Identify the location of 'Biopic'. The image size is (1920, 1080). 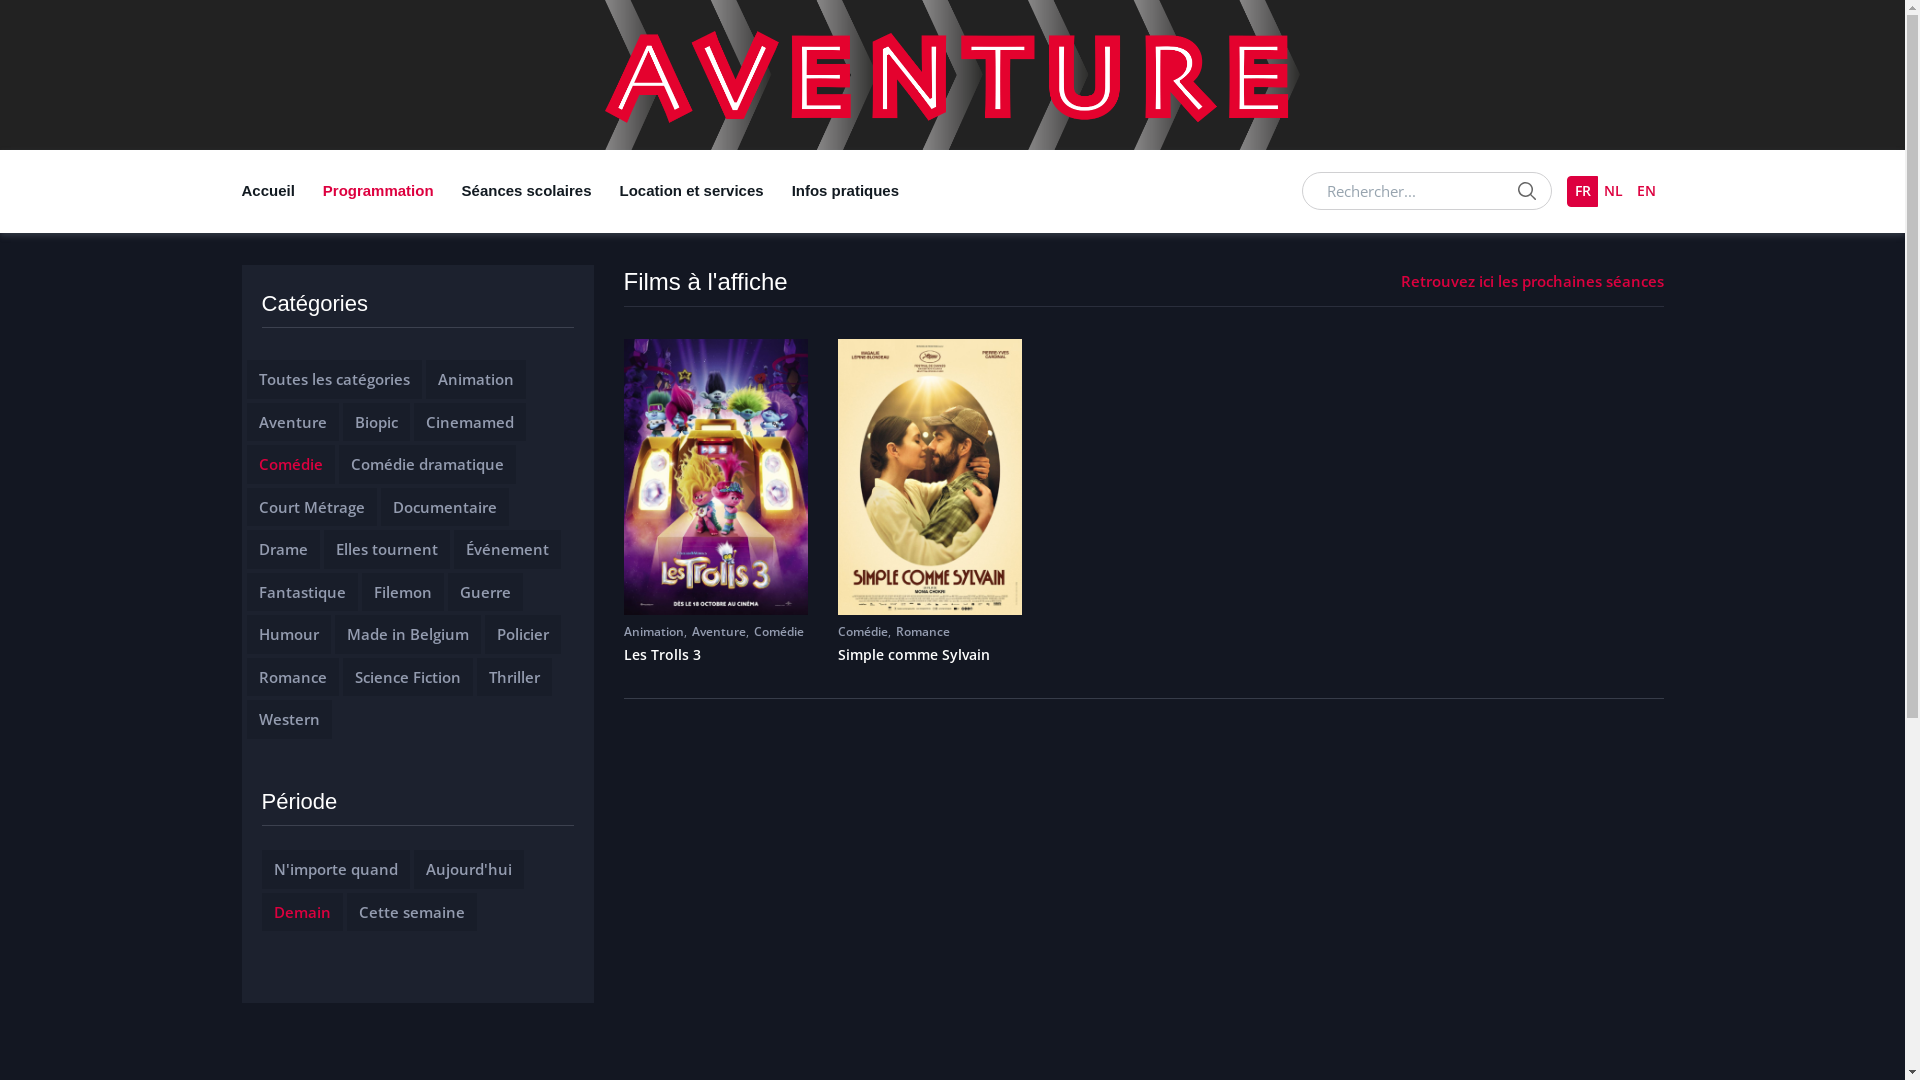
(375, 420).